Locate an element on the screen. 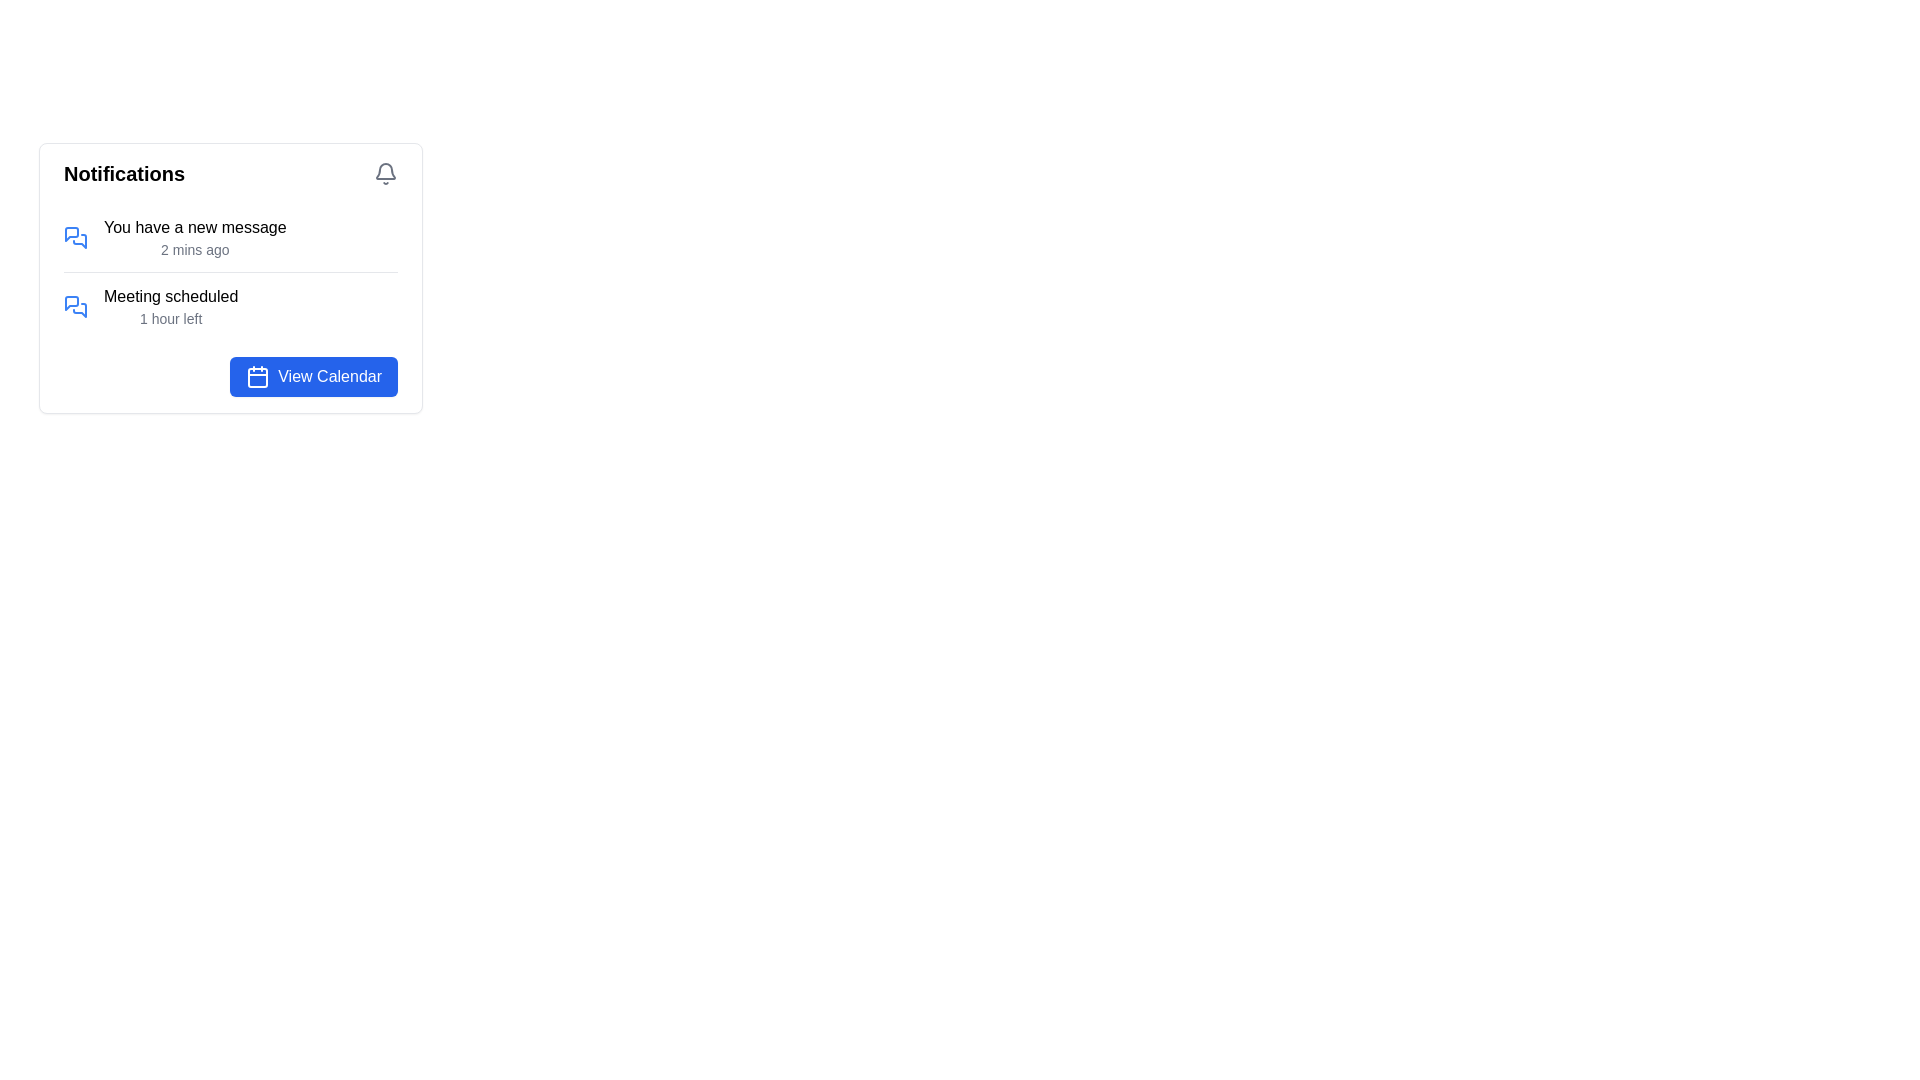 The width and height of the screenshot is (1920, 1080). the small-sized, gray-colored text label displaying '1 hour left' that is positioned below the bold text 'Meeting scheduled' in the notification panel is located at coordinates (171, 318).